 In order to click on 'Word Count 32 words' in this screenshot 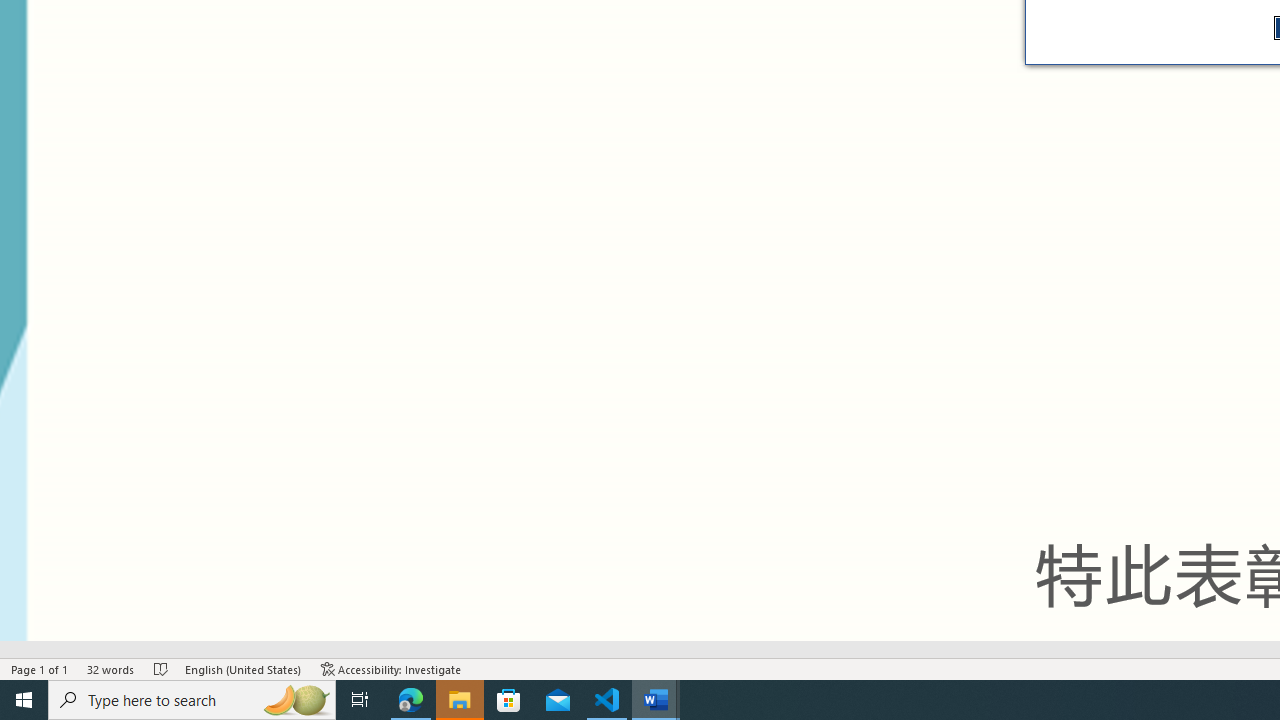, I will do `click(110, 669)`.